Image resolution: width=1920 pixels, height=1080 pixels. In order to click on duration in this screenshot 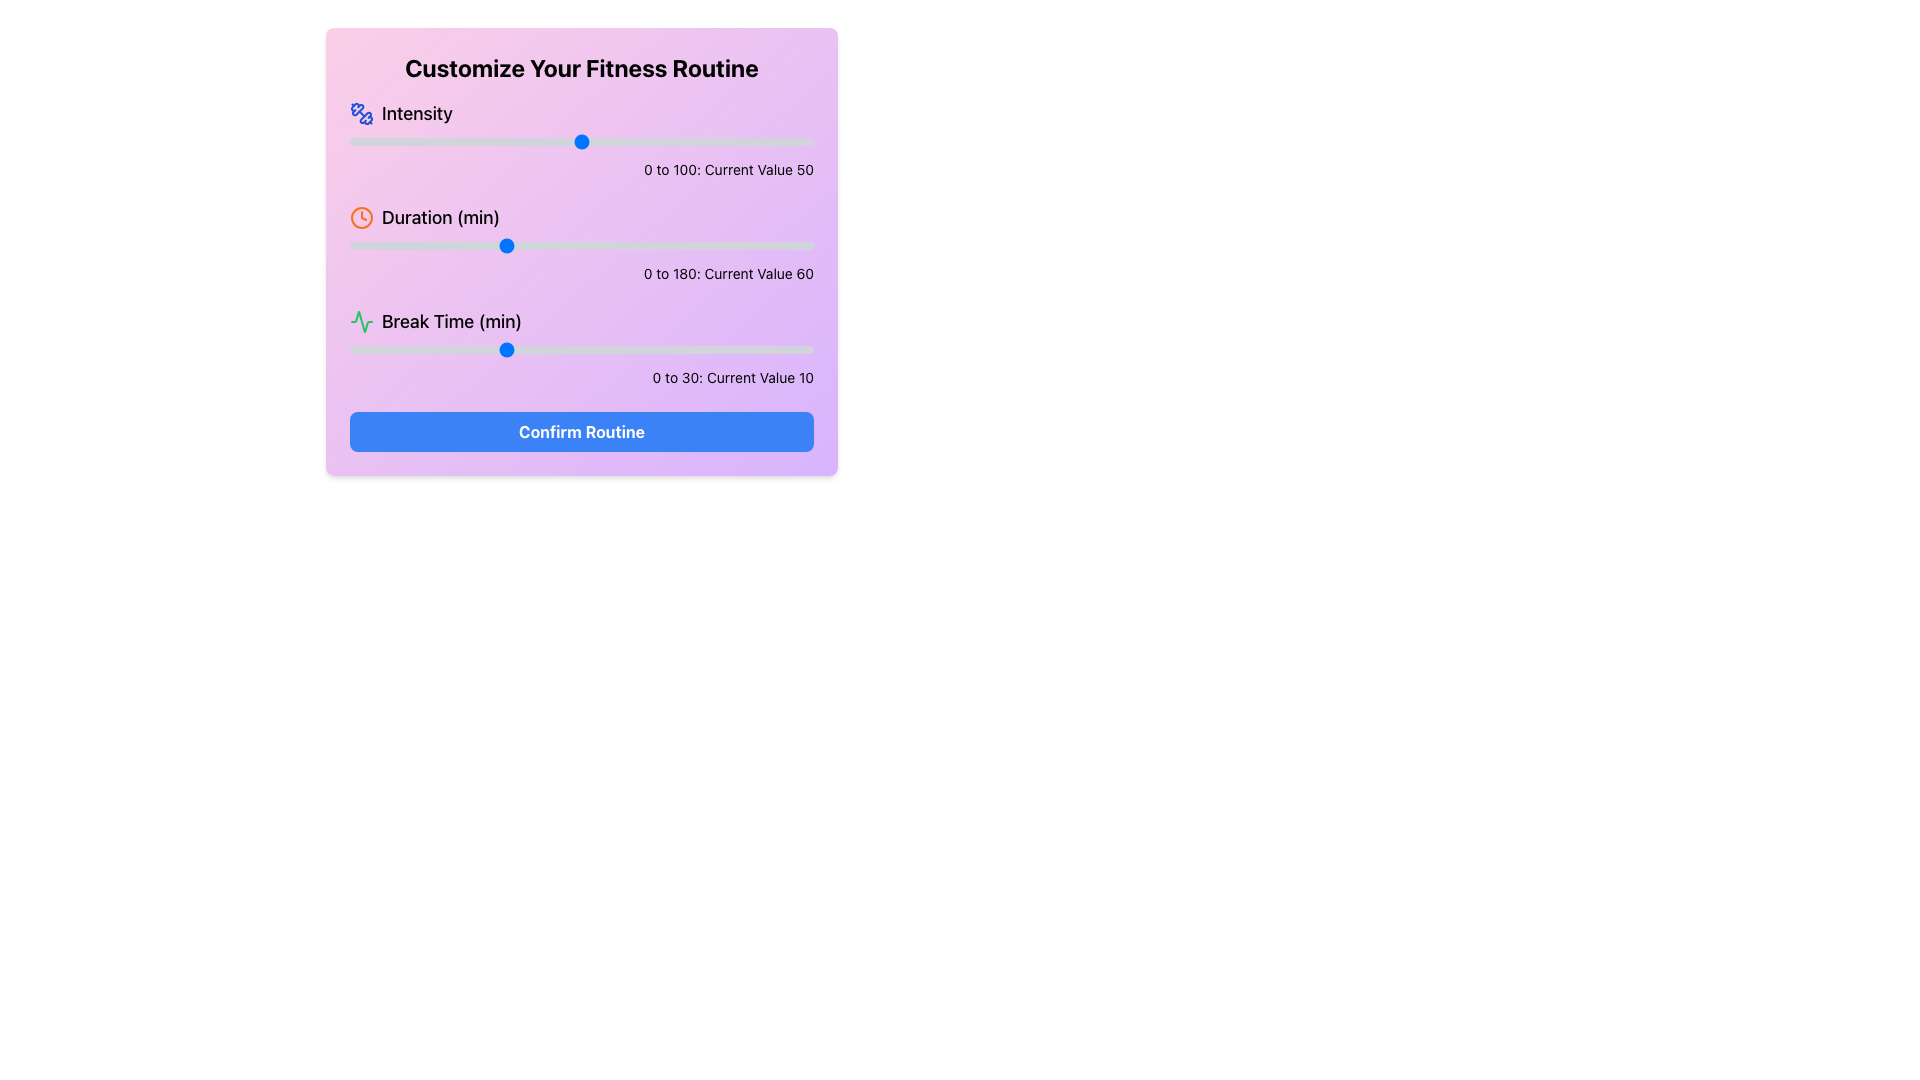, I will do `click(622, 245)`.